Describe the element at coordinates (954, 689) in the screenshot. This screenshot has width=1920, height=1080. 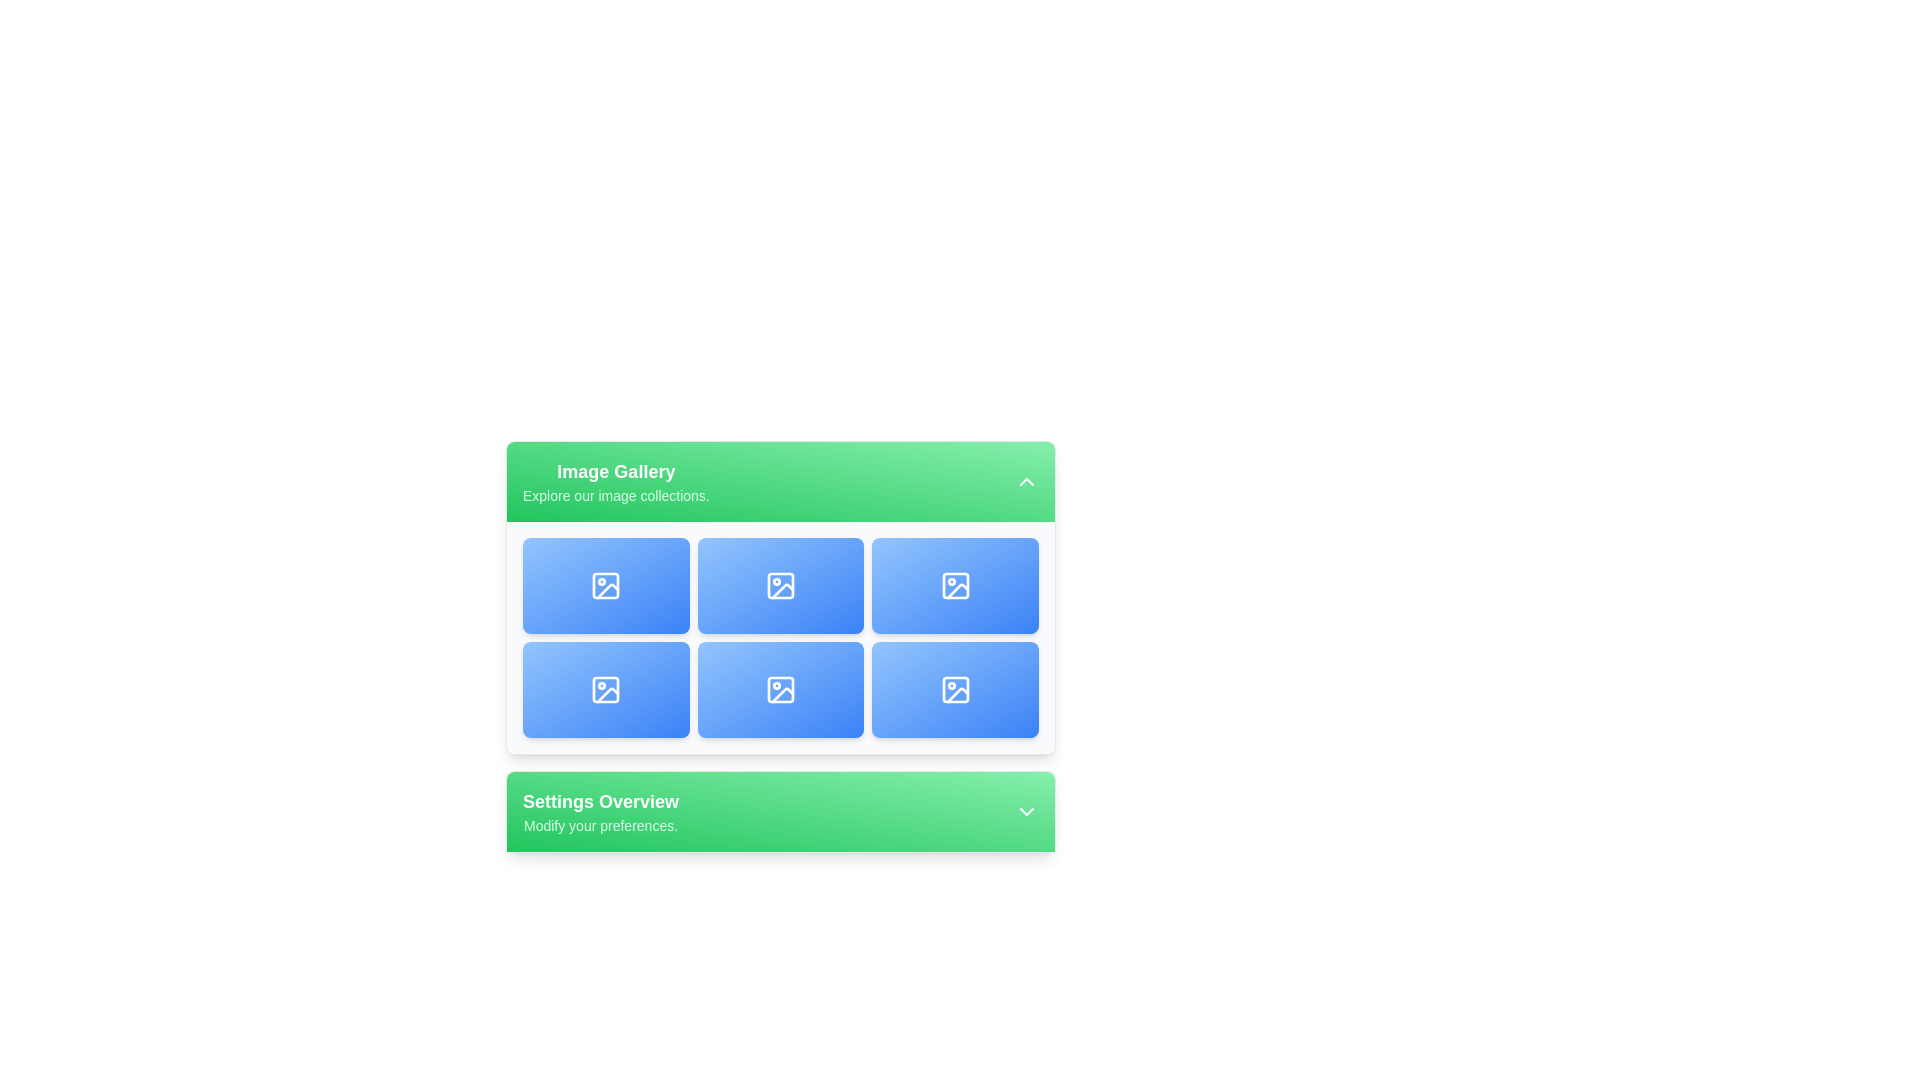
I see `the decorative graphical icon part located in the lower-right thumbnail of the 'Image Gallery' section by clicking on it` at that location.